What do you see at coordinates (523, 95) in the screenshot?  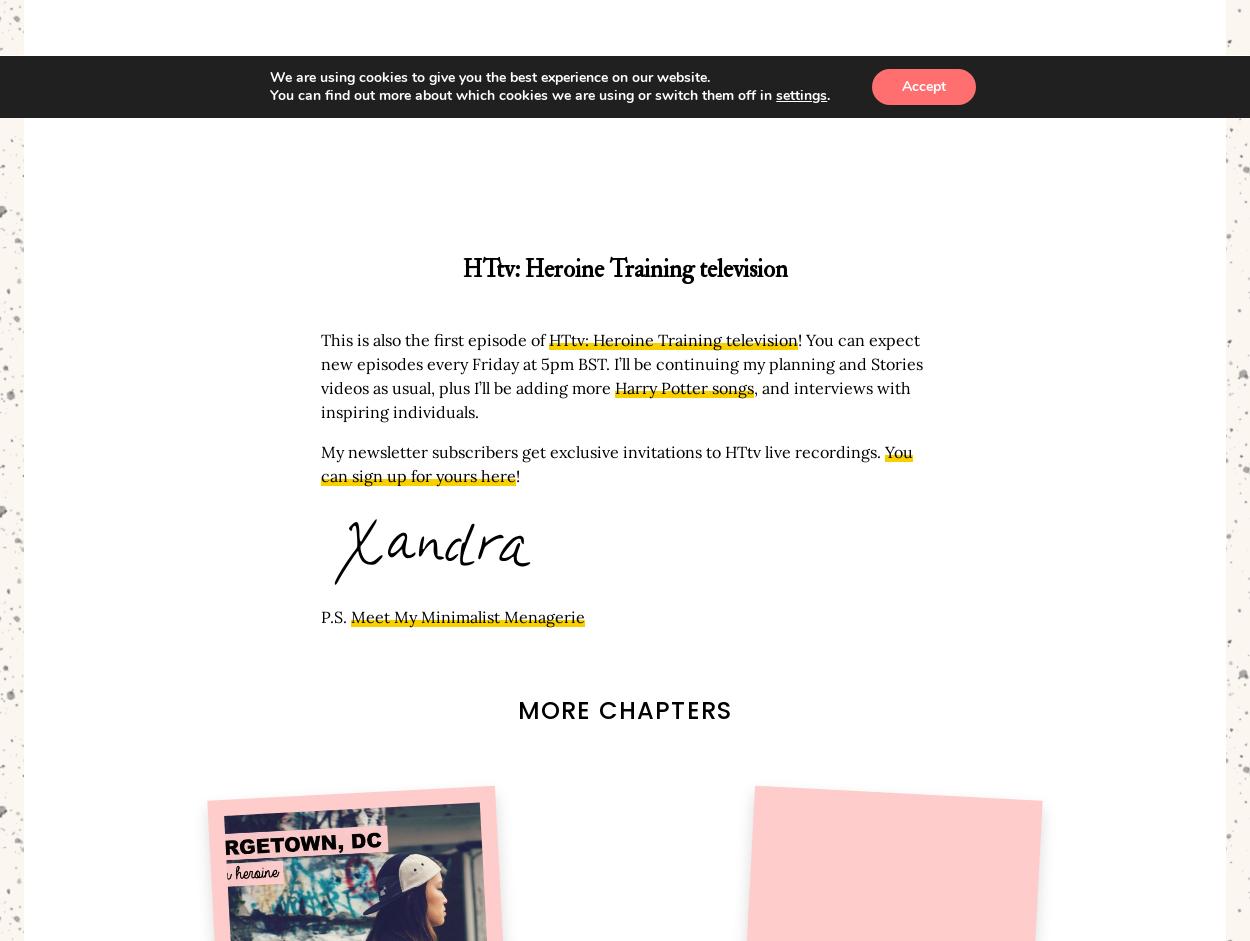 I see `'You can find out more about which cookies we are using or switch them off in'` at bounding box center [523, 95].